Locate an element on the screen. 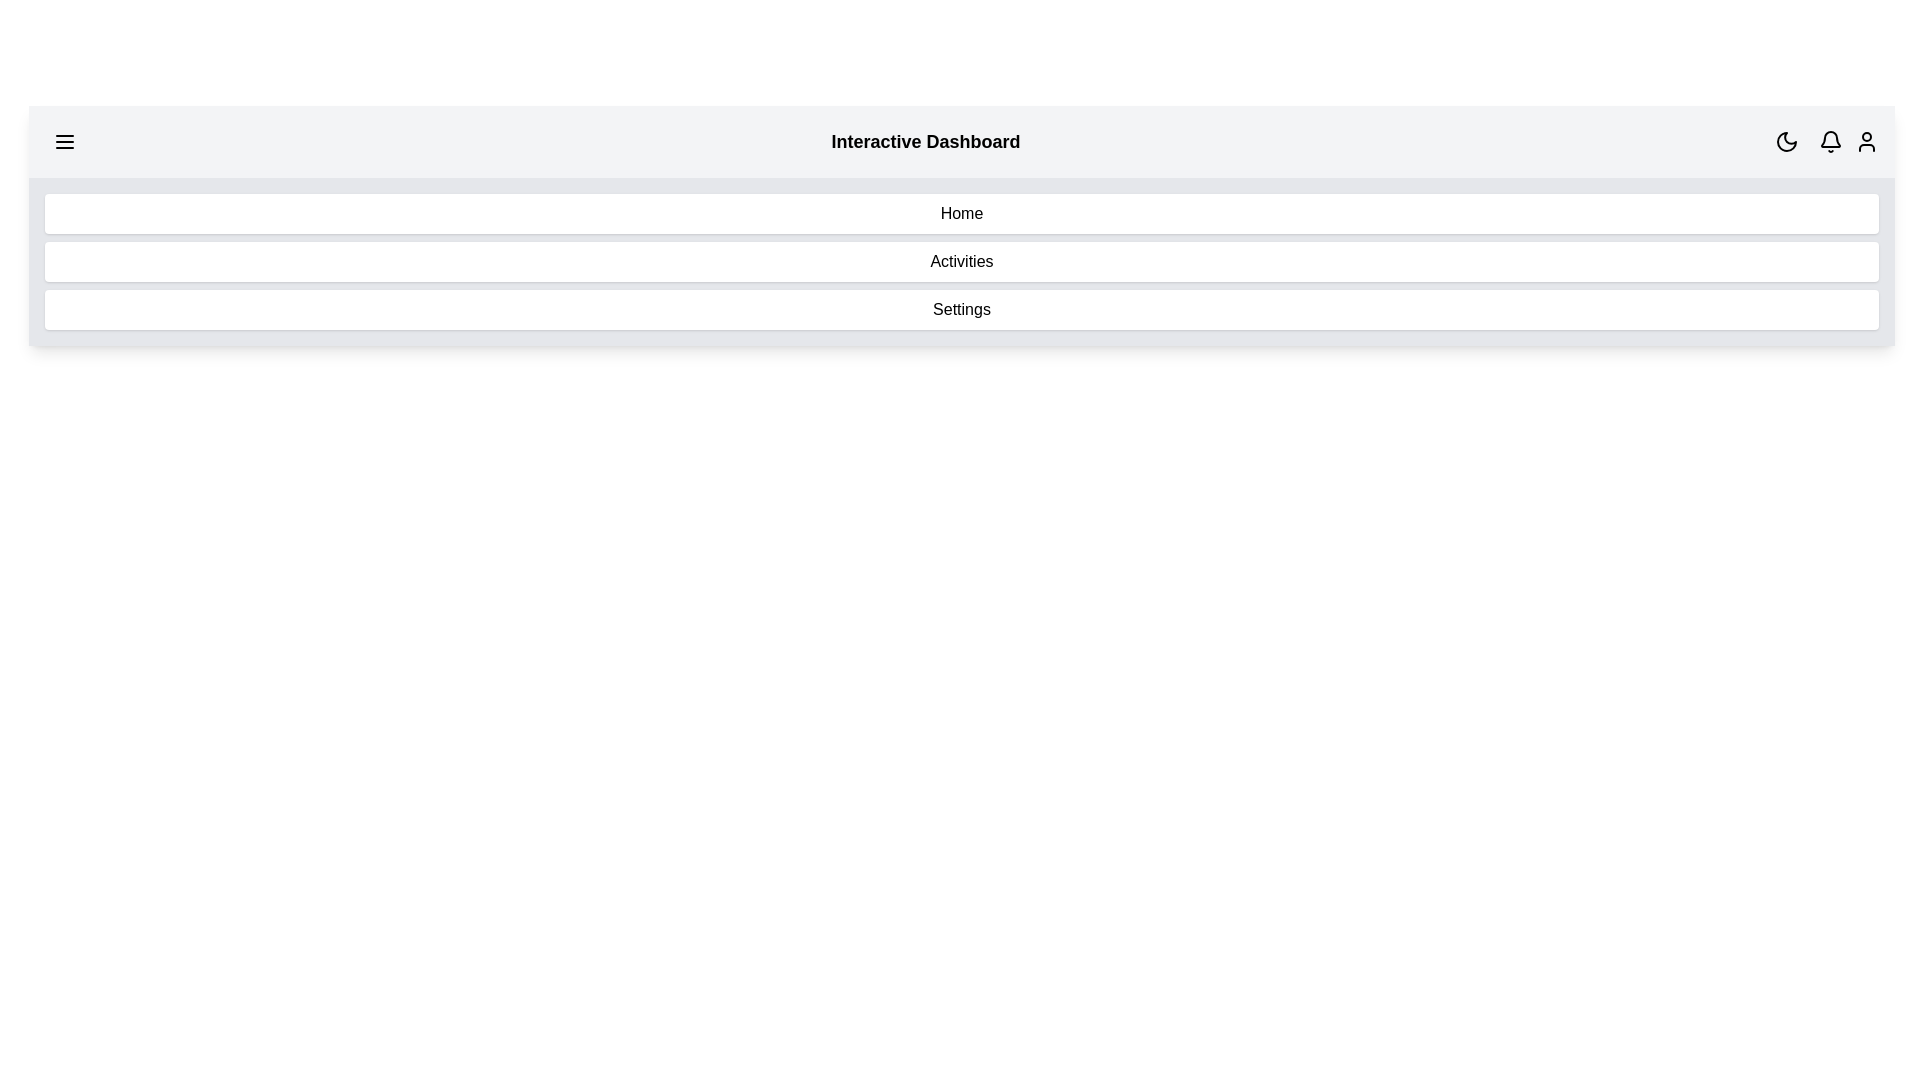 The height and width of the screenshot is (1080, 1920). the user profile icon in the top right corner of the app bar is located at coordinates (1866, 141).